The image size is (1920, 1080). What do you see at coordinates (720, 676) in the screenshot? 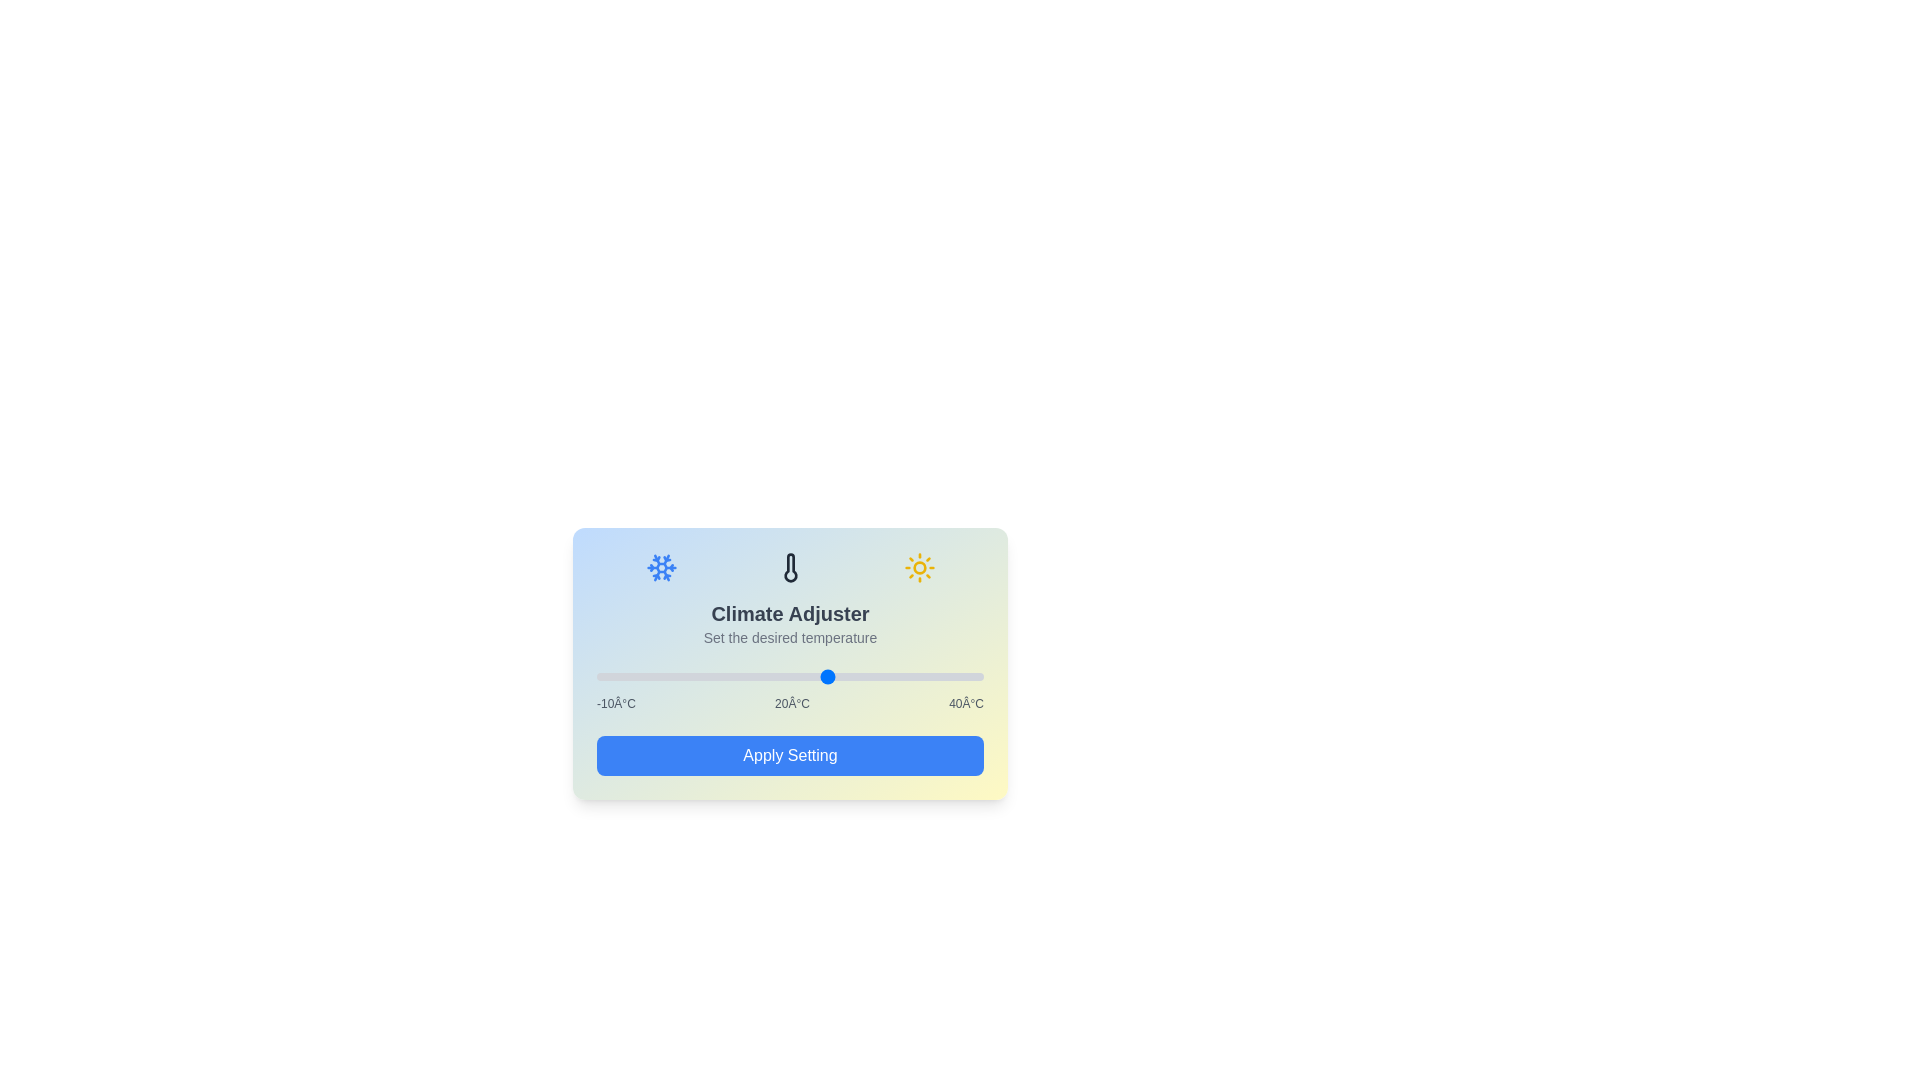
I see `the temperature slider to set the temperature to 6°C` at bounding box center [720, 676].